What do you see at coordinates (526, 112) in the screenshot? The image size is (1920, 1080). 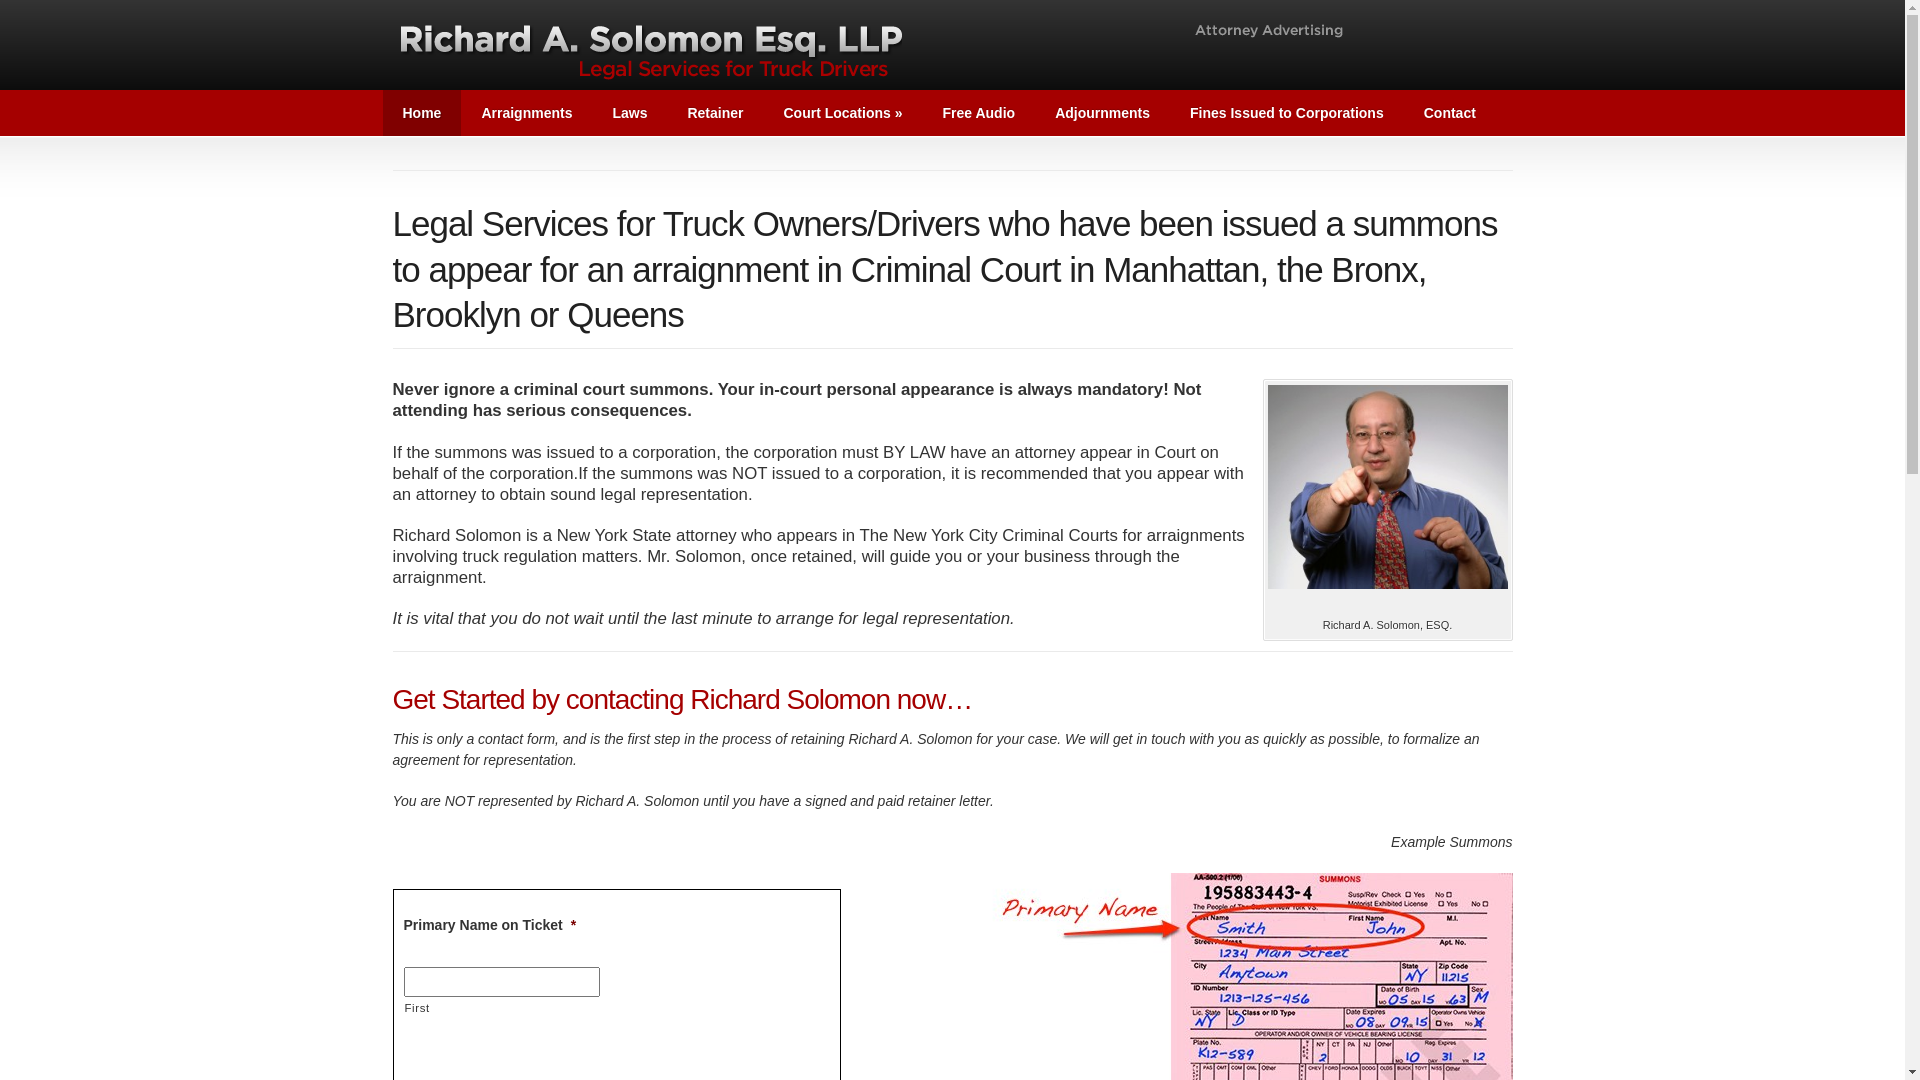 I see `'Arraignments'` at bounding box center [526, 112].